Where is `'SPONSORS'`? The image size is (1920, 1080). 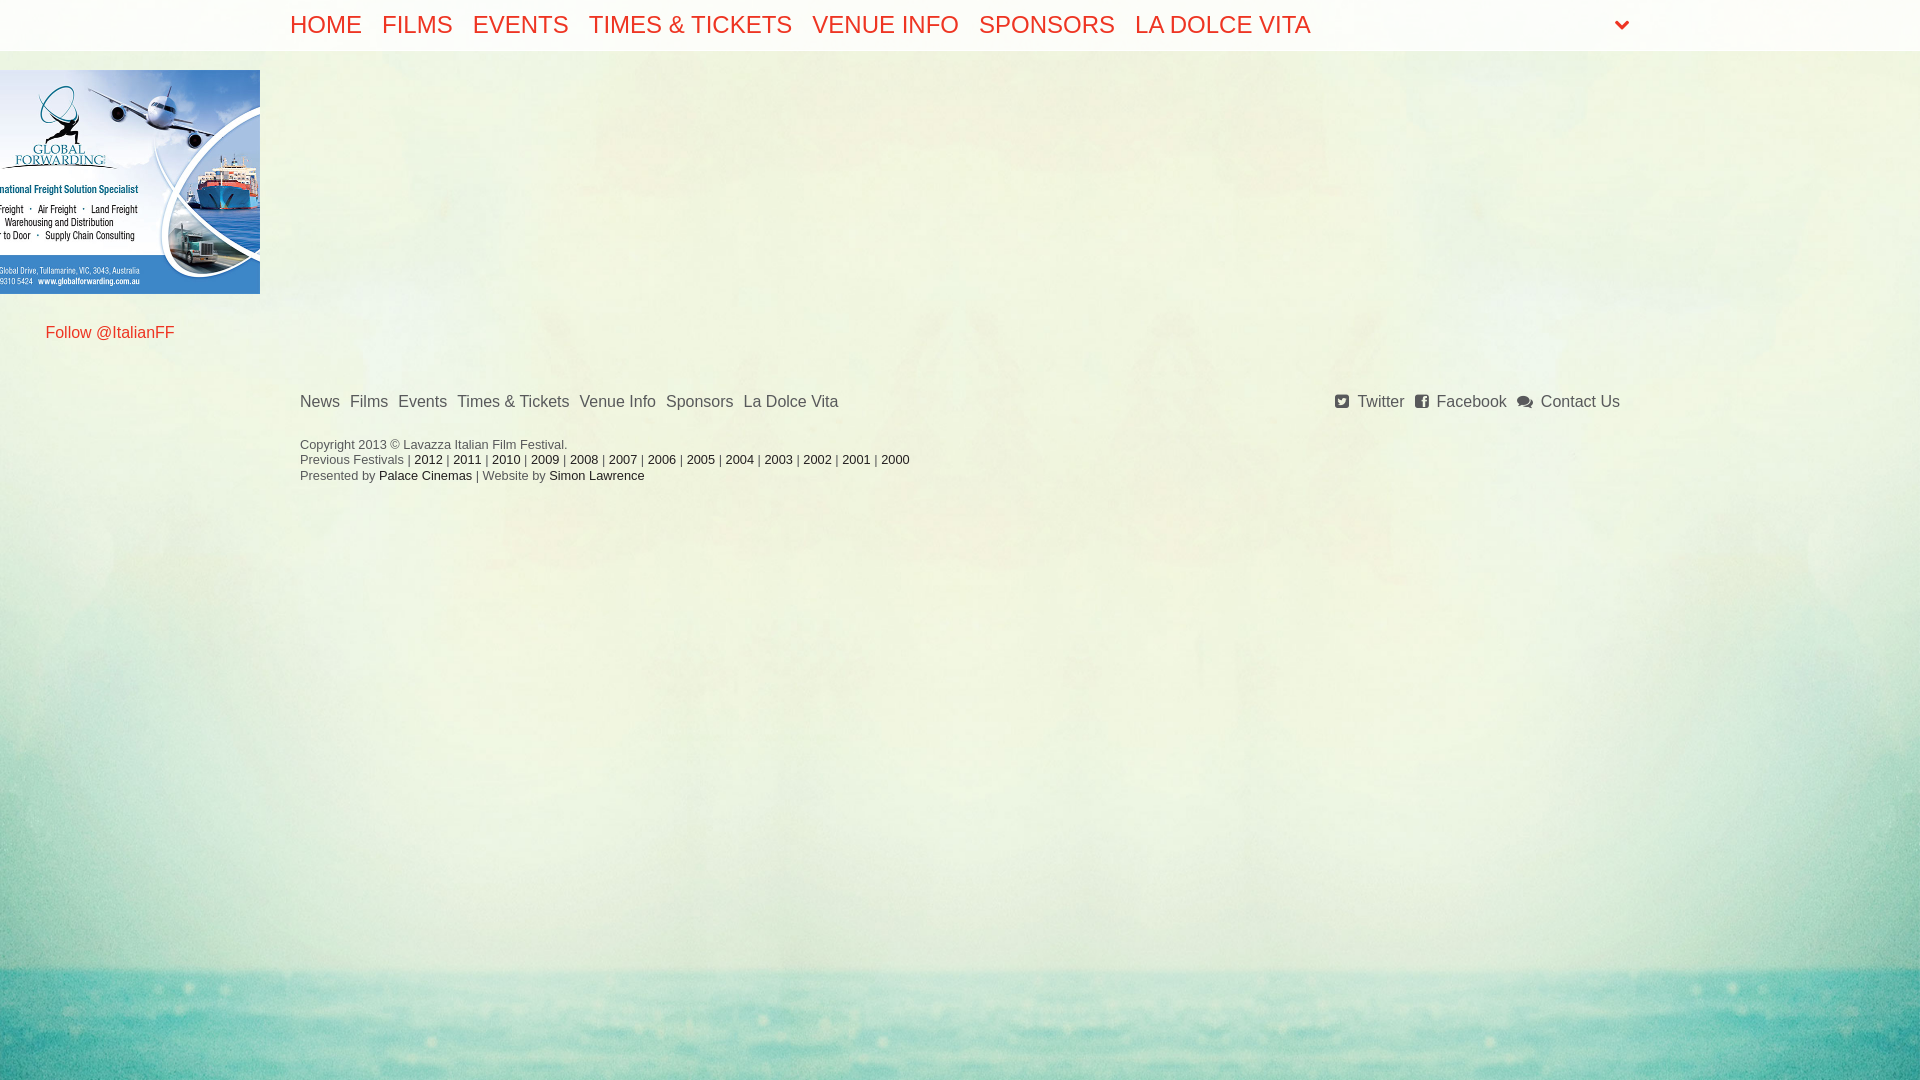 'SPONSORS' is located at coordinates (1045, 24).